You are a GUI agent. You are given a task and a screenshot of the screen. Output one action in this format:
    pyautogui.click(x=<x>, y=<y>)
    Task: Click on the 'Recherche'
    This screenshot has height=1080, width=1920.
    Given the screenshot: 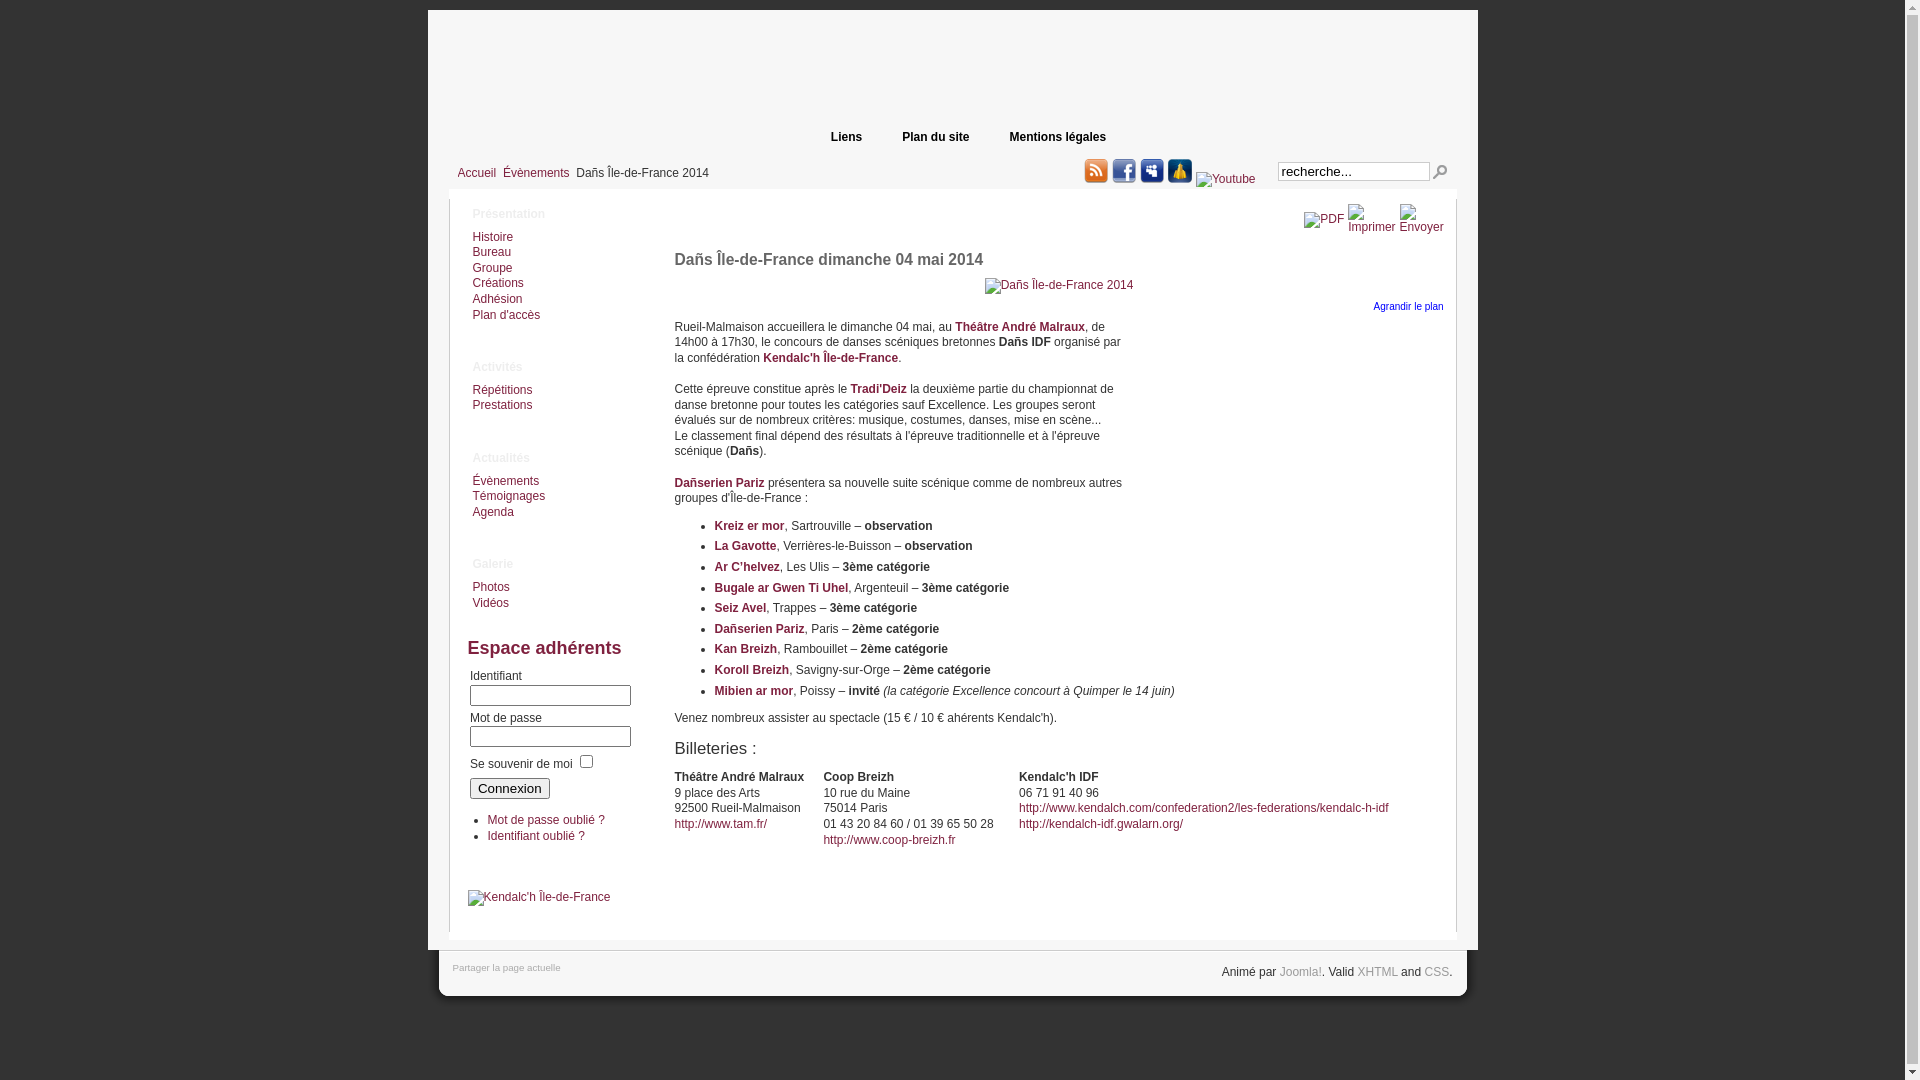 What is the action you would take?
    pyautogui.click(x=1438, y=171)
    